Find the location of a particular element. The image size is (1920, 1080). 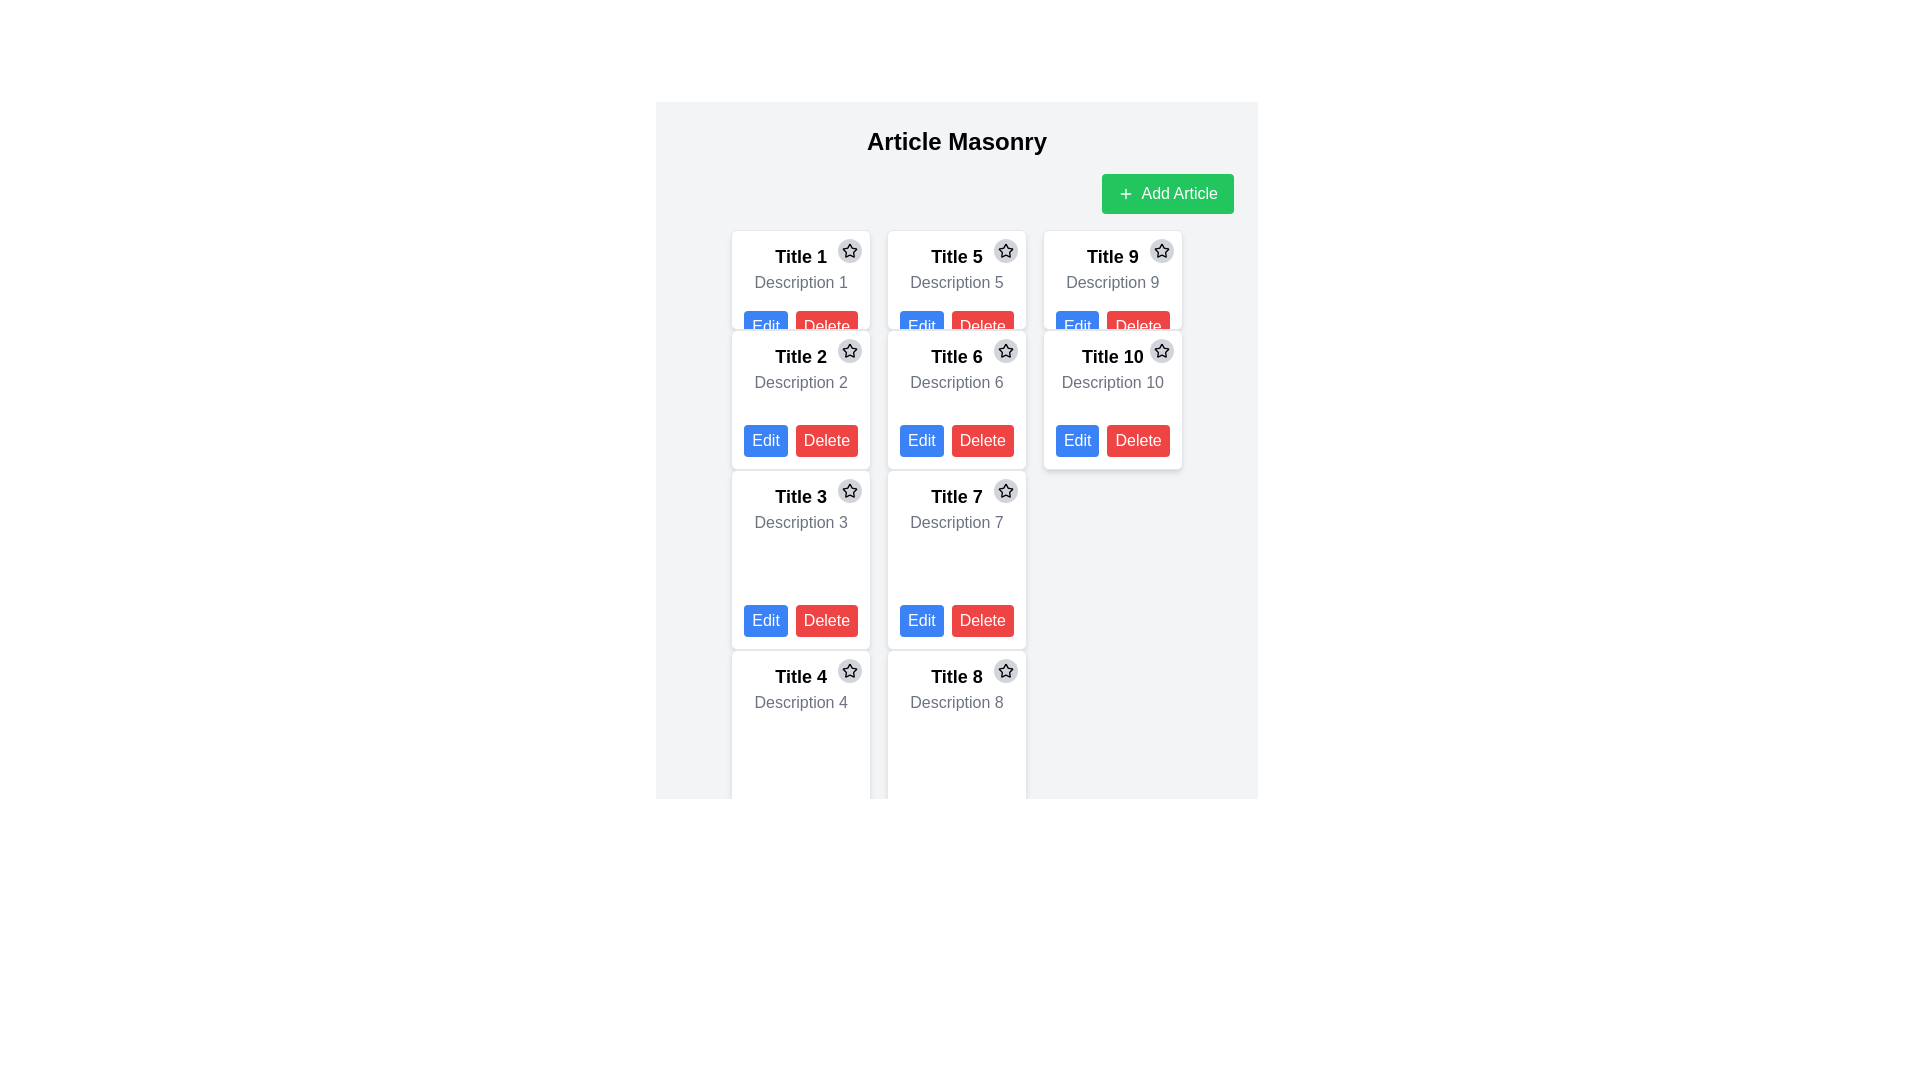

the static text element that provides additional information about 'Title 5', located below the title and above the action buttons ('Edit', 'Delete') is located at coordinates (955, 282).